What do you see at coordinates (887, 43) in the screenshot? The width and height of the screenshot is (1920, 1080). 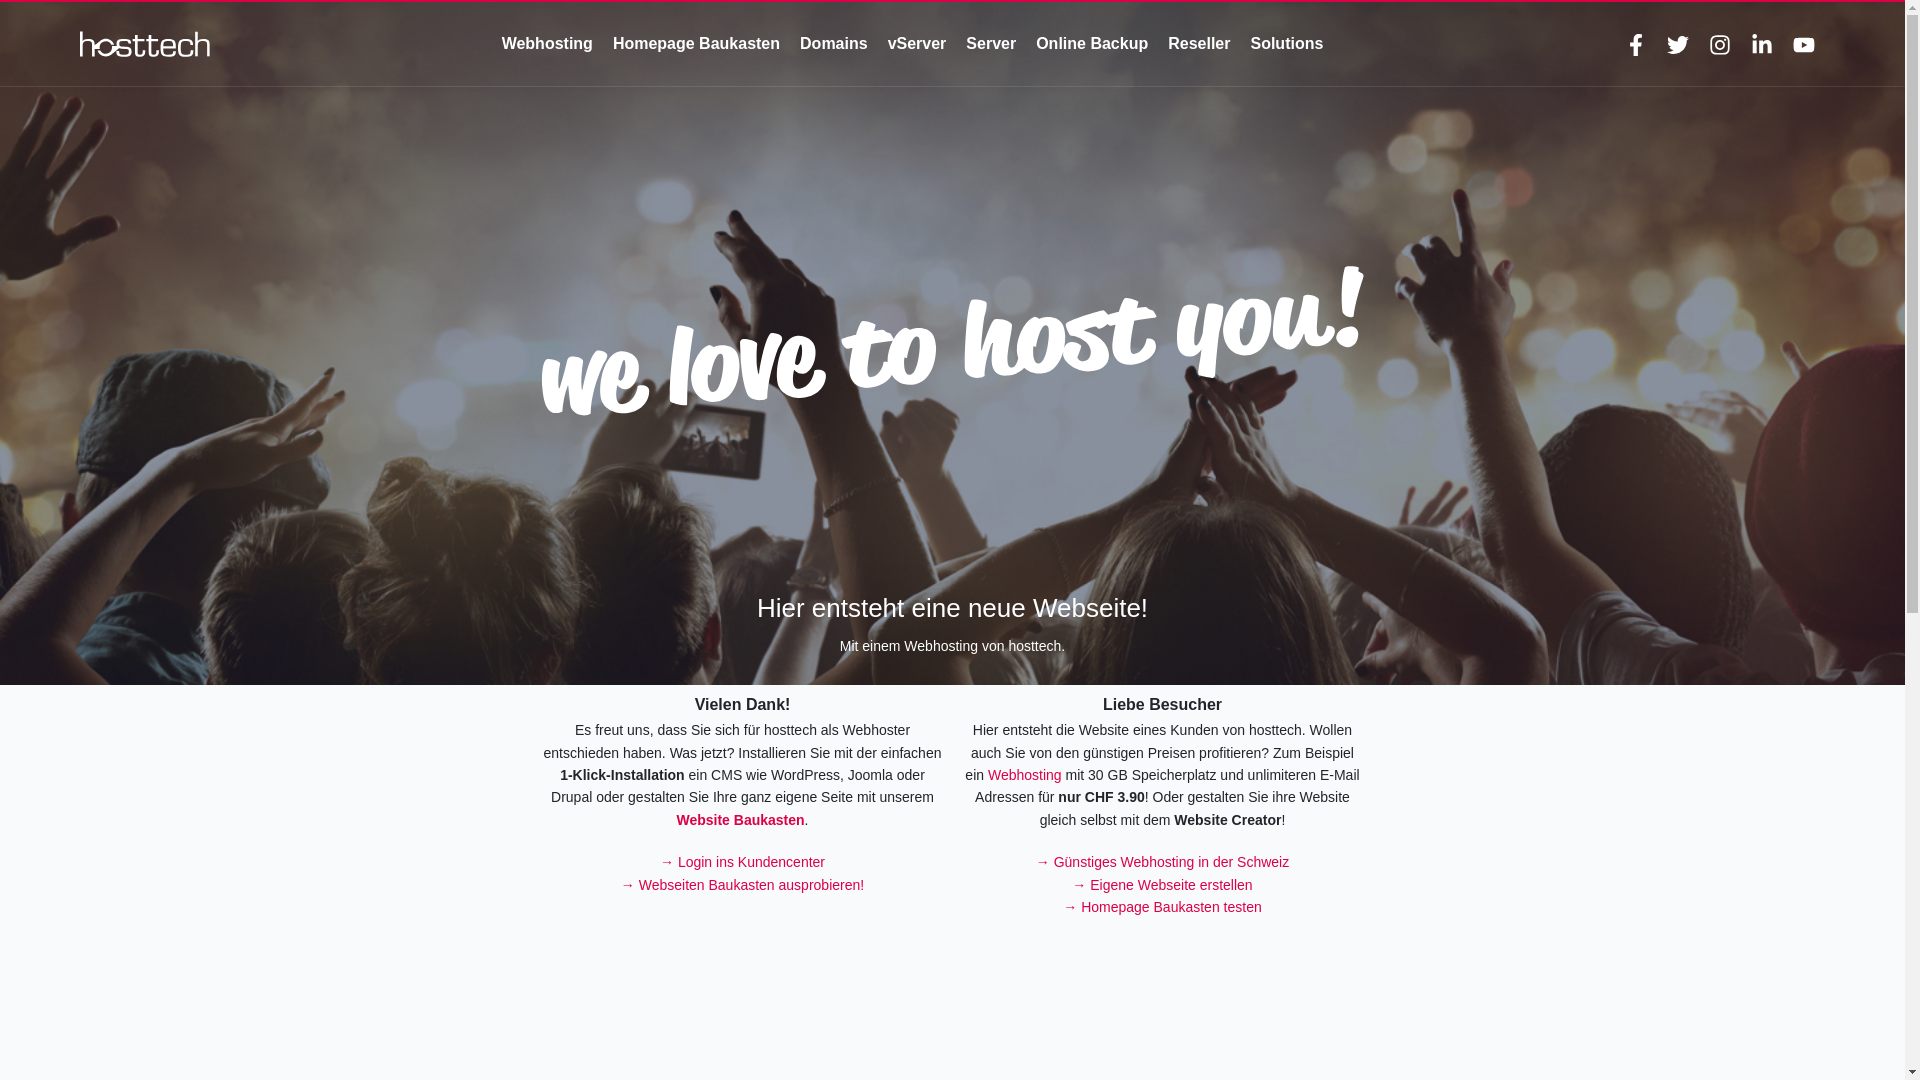 I see `'vServer'` at bounding box center [887, 43].